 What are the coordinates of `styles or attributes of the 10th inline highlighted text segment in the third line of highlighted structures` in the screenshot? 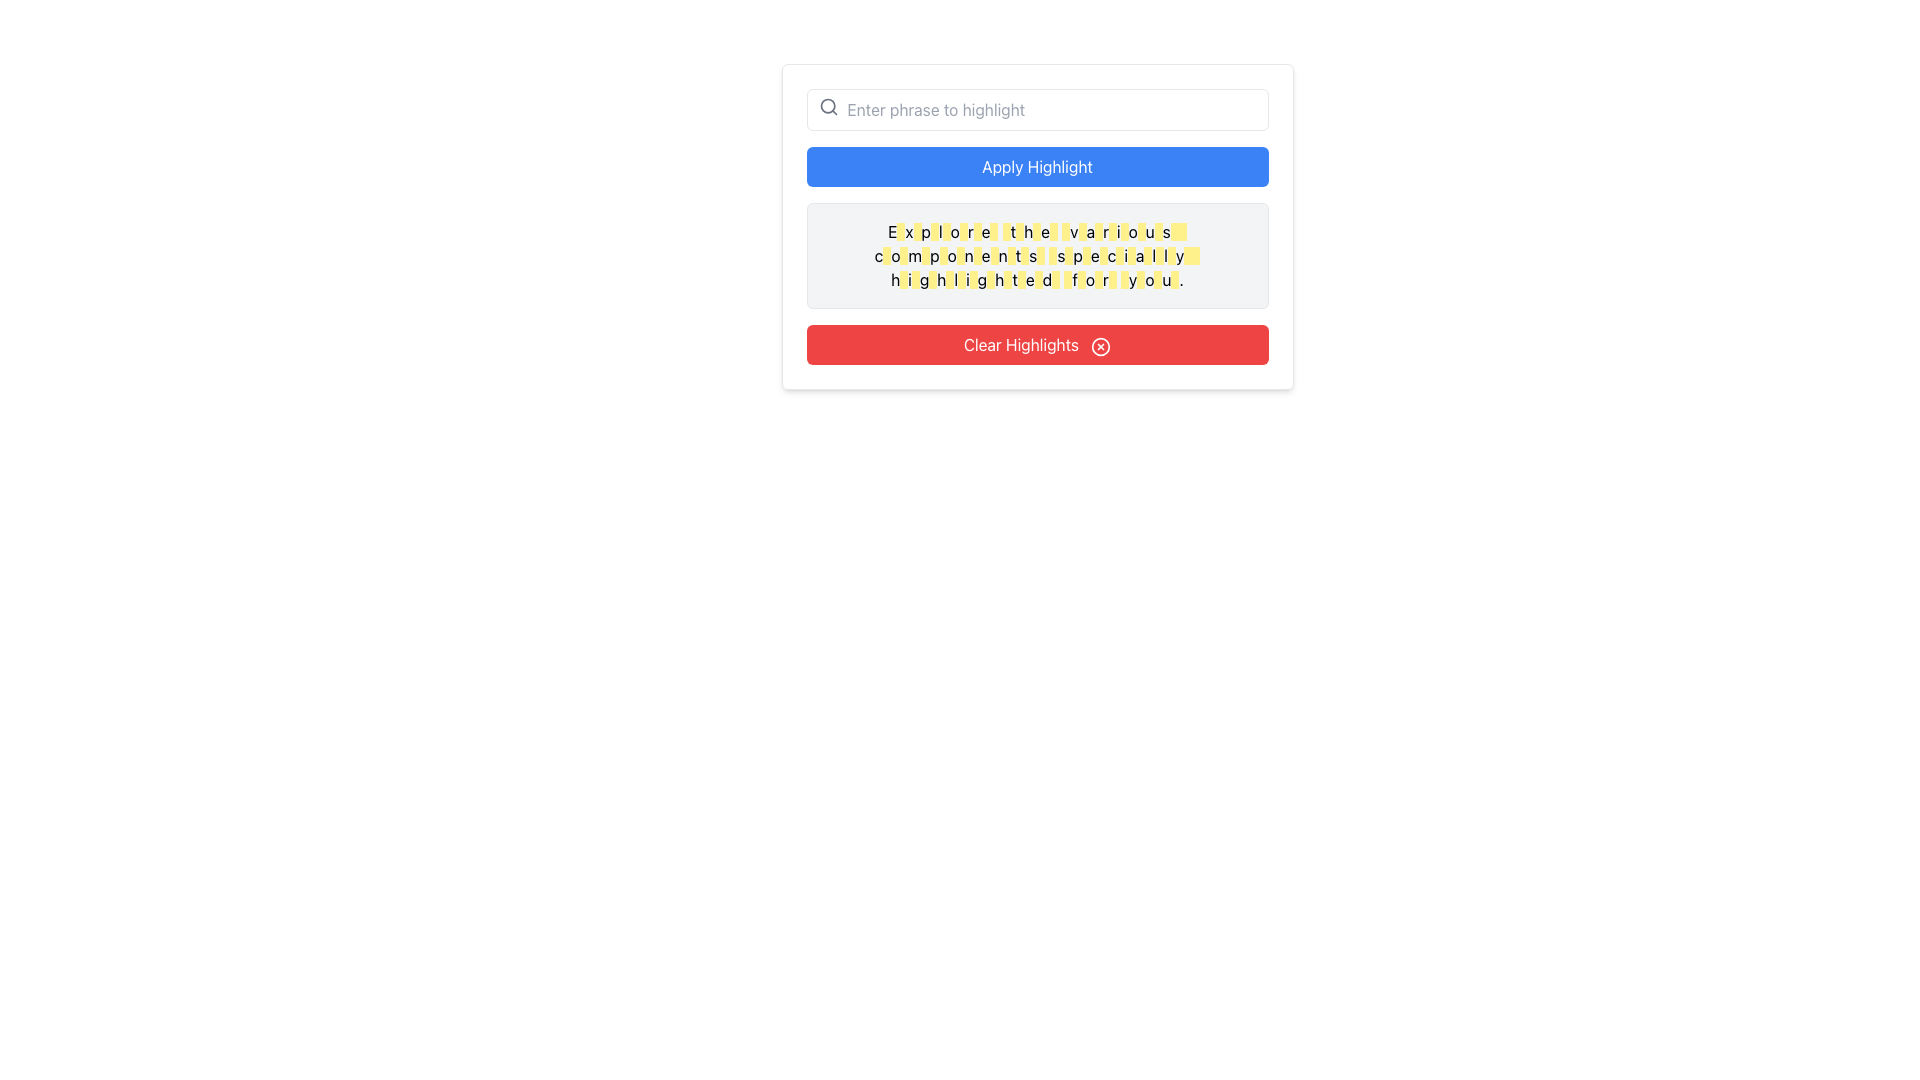 It's located at (1038, 280).